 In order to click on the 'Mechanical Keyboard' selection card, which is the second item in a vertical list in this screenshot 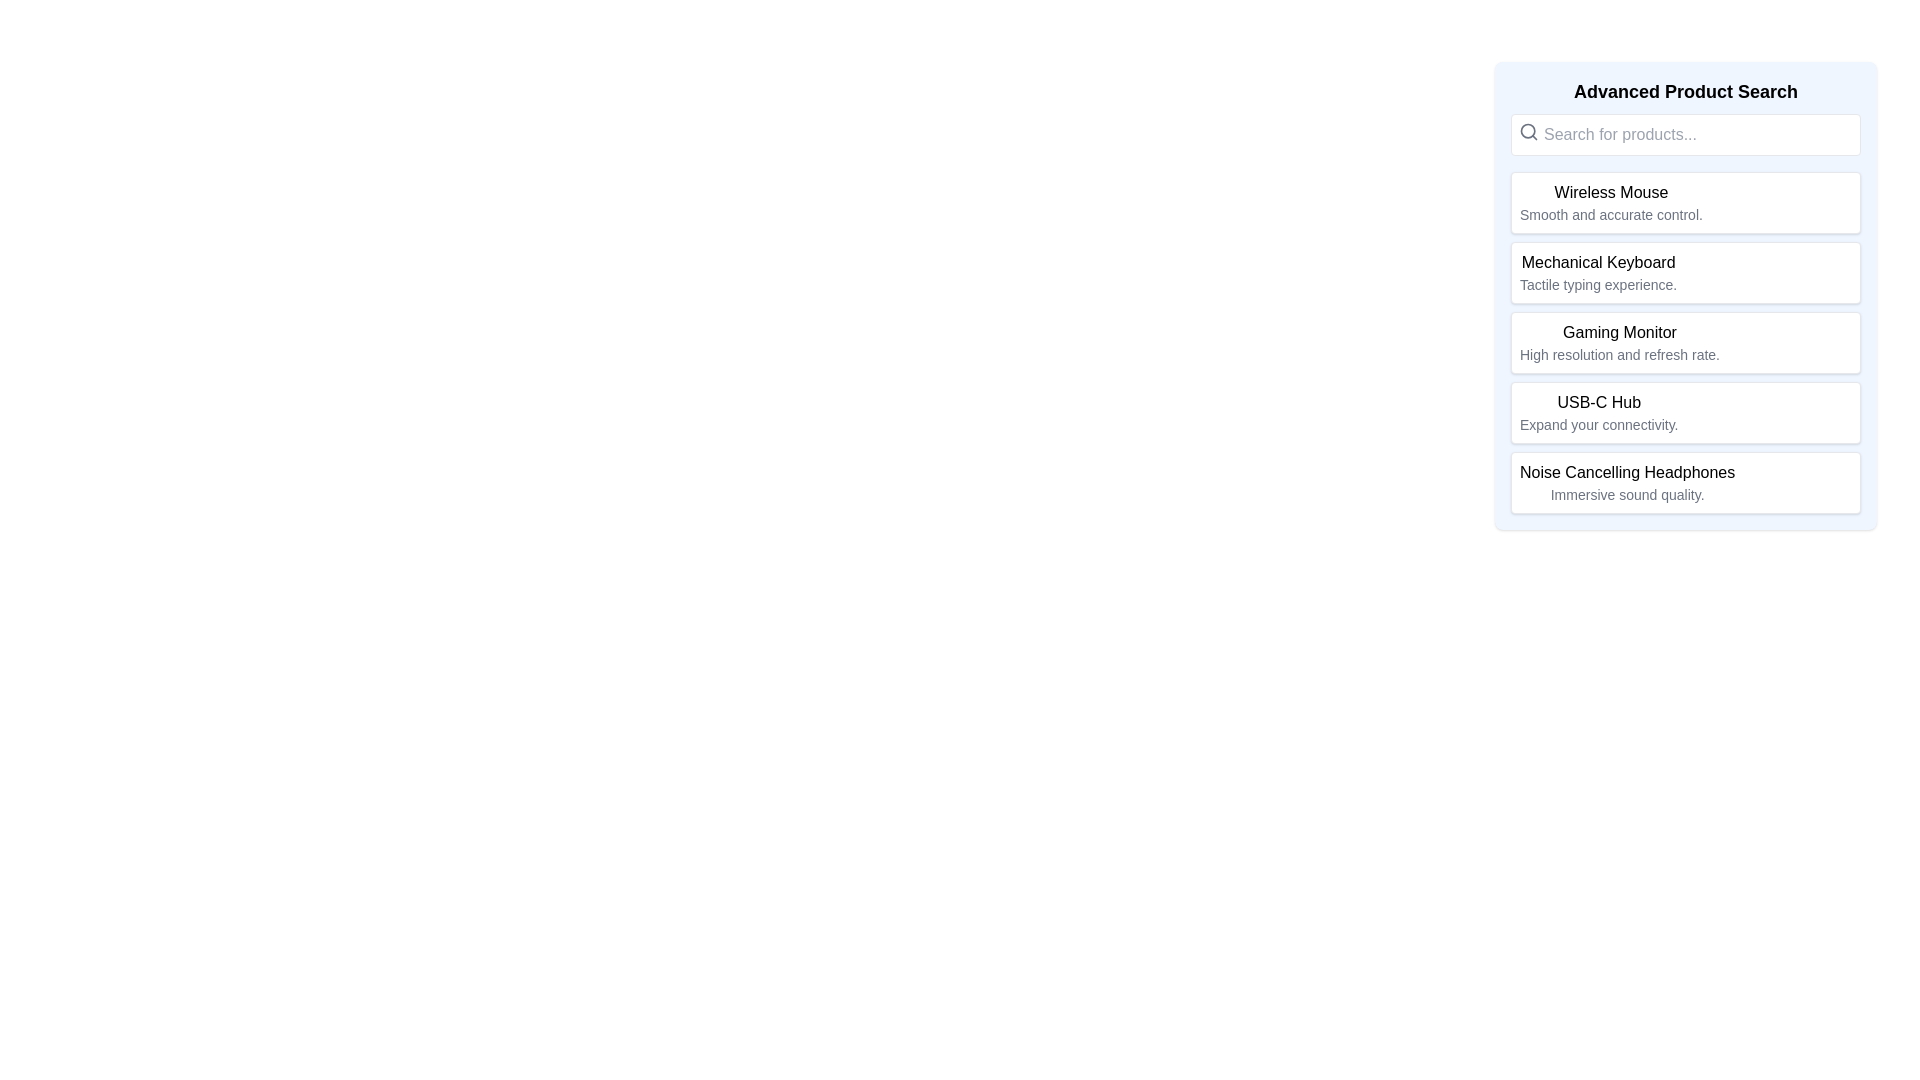, I will do `click(1684, 273)`.